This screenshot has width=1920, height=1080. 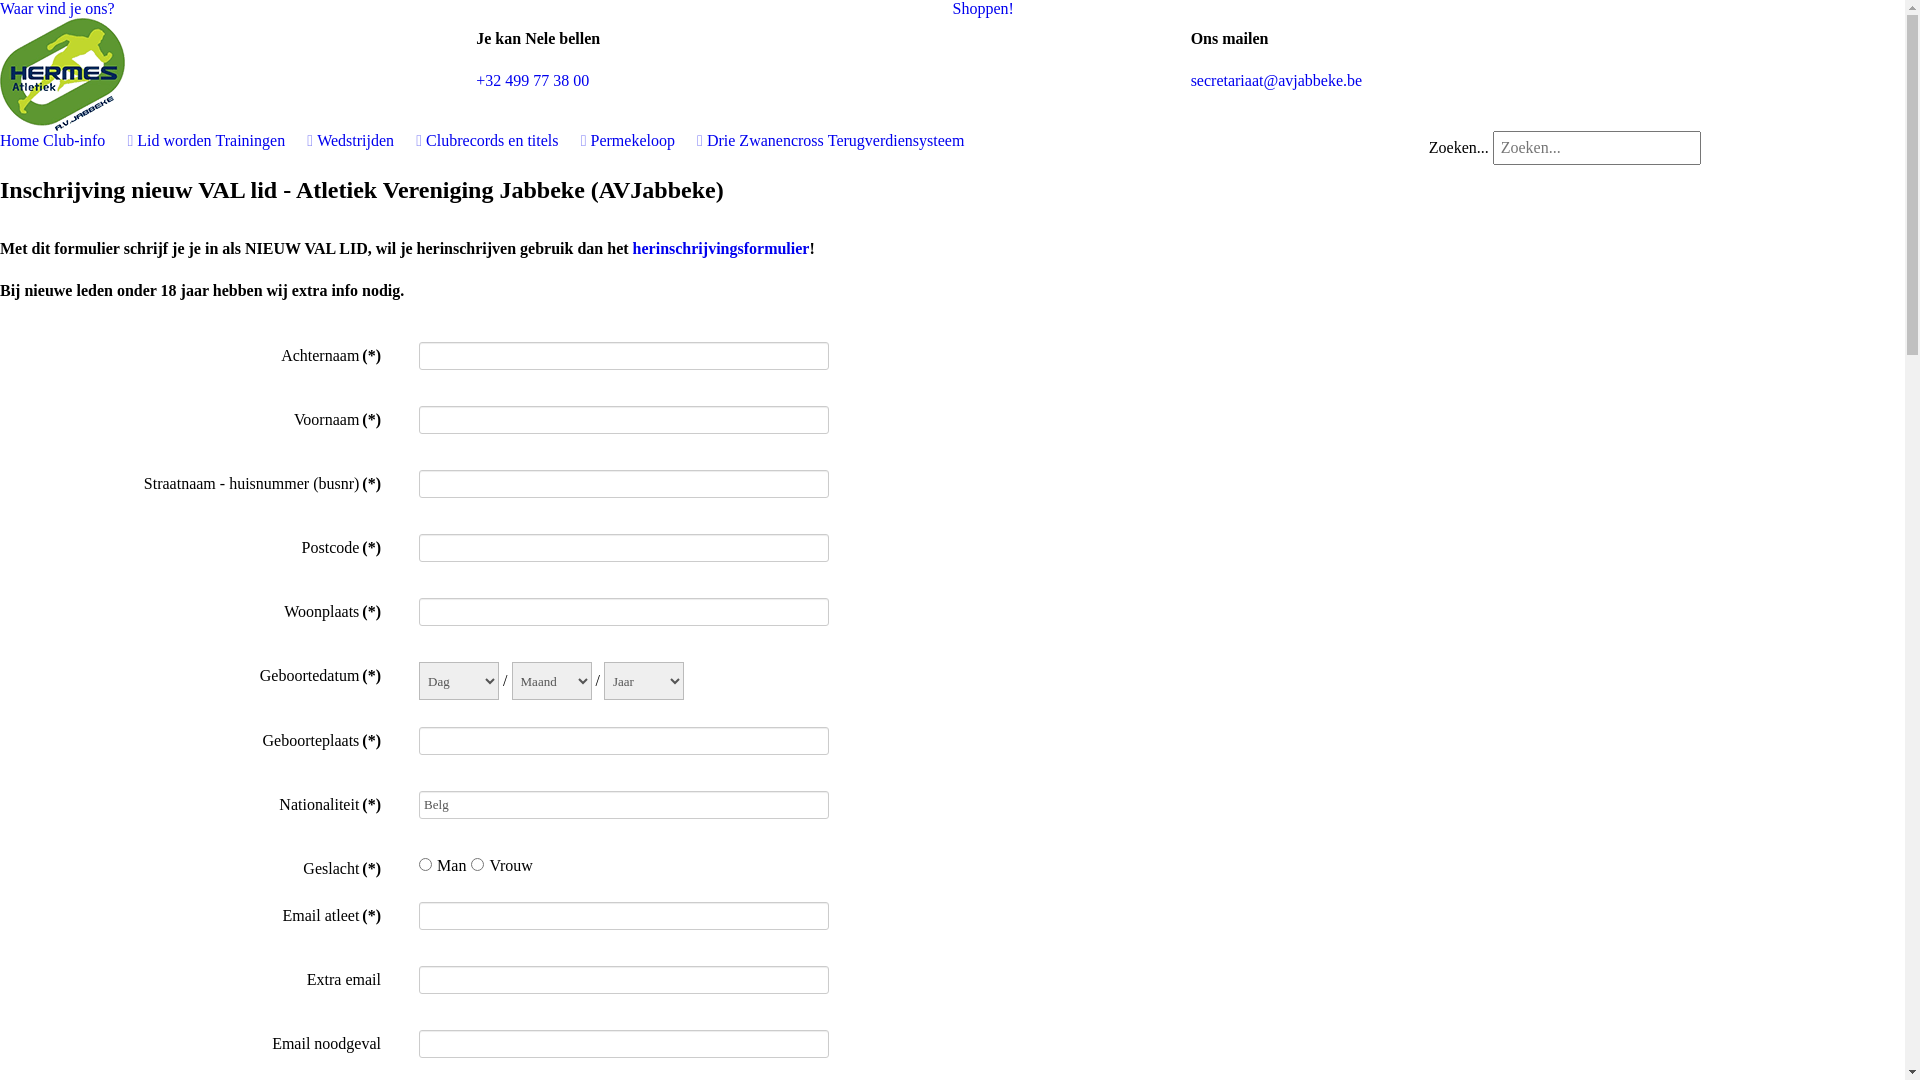 I want to click on 'Clubrecords en titels', so click(x=505, y=139).